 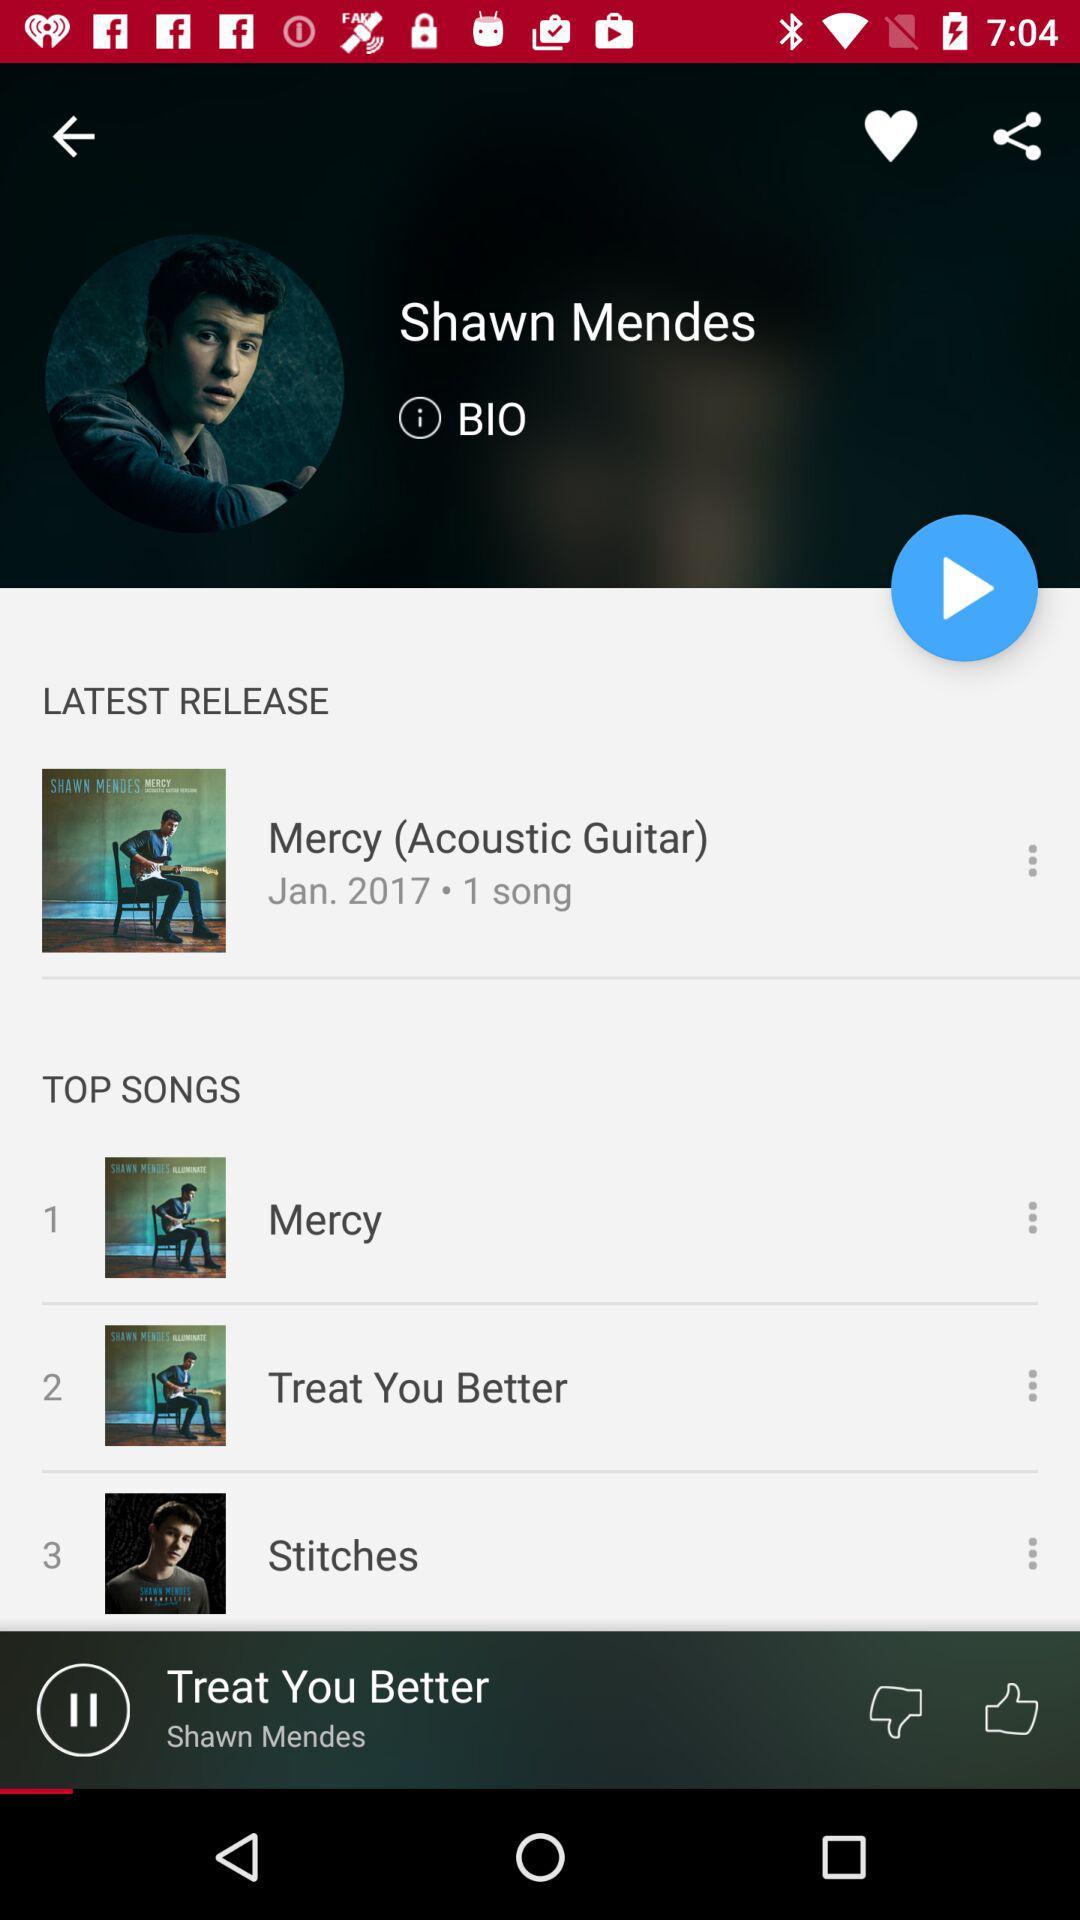 I want to click on the play icon, so click(x=963, y=587).